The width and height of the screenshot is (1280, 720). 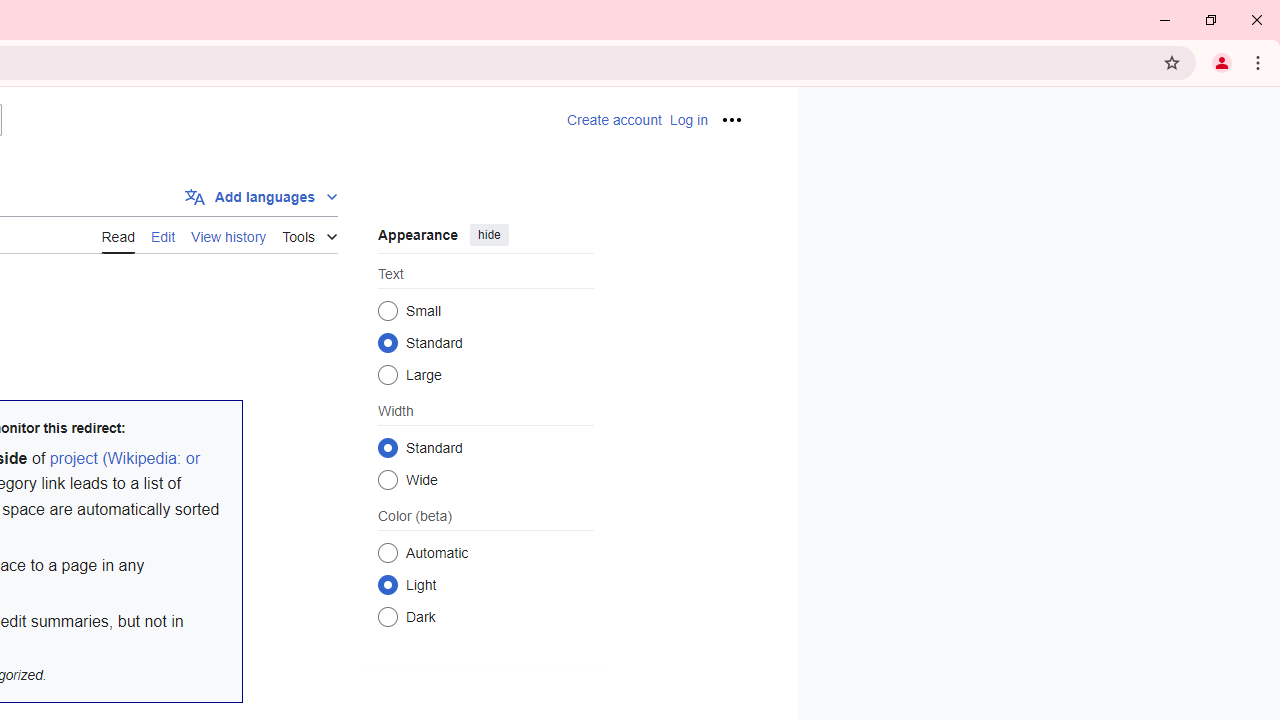 I want to click on 'AutomationID: pt-createaccount-2', so click(x=612, y=120).